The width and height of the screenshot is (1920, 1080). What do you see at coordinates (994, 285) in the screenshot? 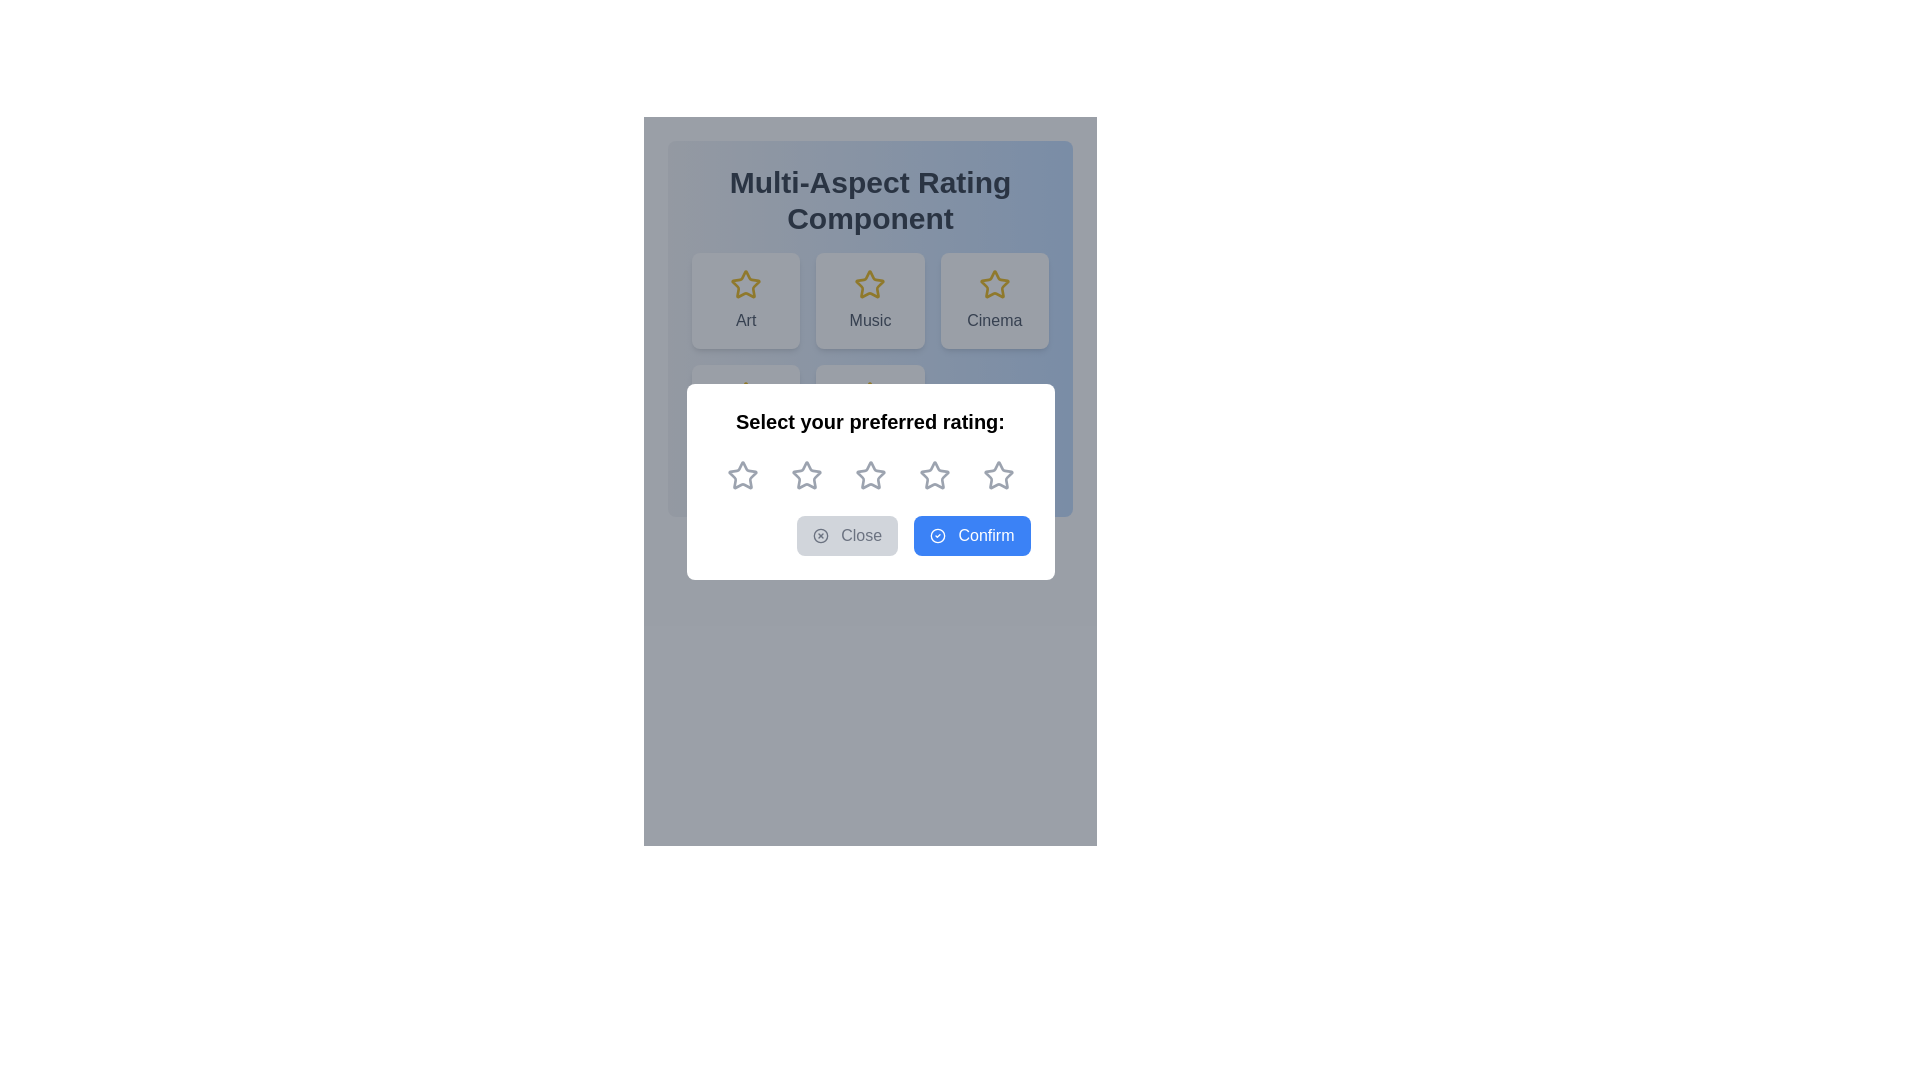
I see `the star icon that represents the rating indicator for the 'Cinema' category, located at the center of the 'Cinema' card above the text label 'Cinema'` at bounding box center [994, 285].